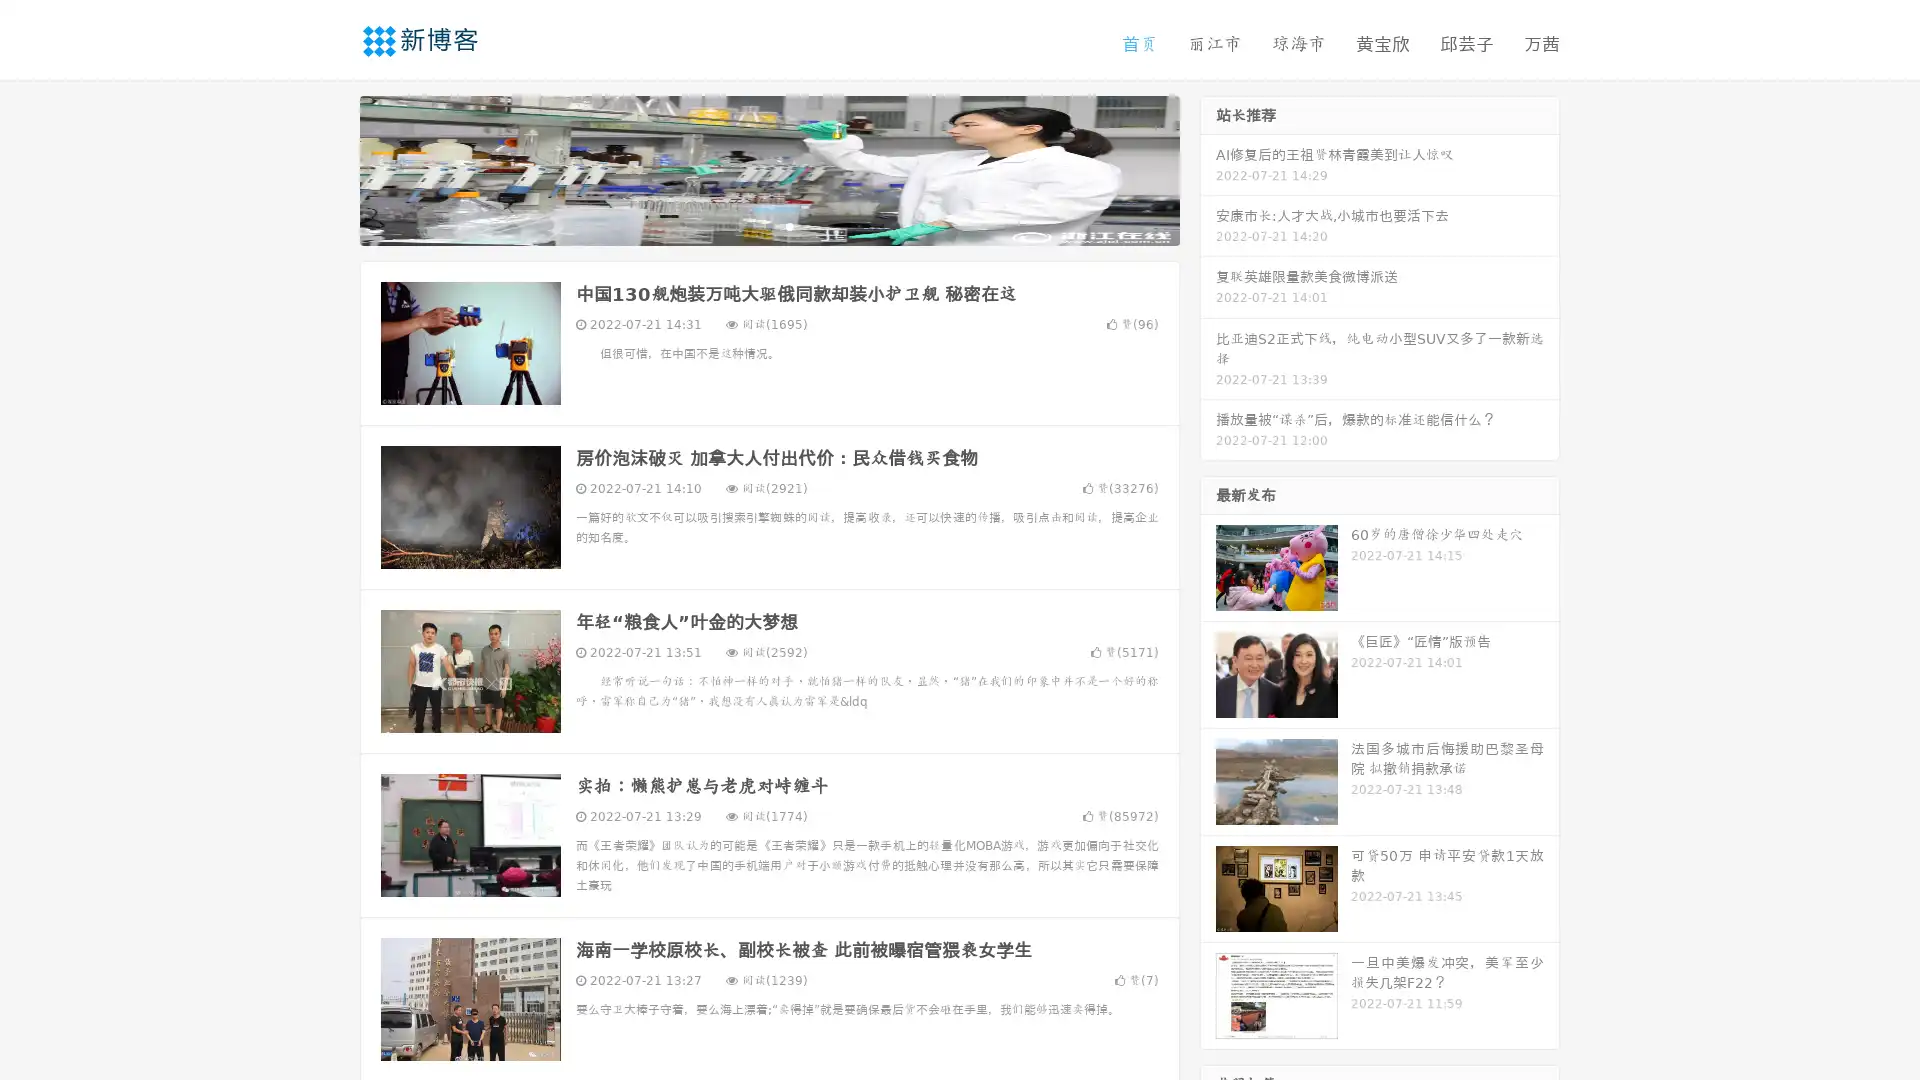 The image size is (1920, 1080). What do you see at coordinates (330, 168) in the screenshot?
I see `Previous slide` at bounding box center [330, 168].